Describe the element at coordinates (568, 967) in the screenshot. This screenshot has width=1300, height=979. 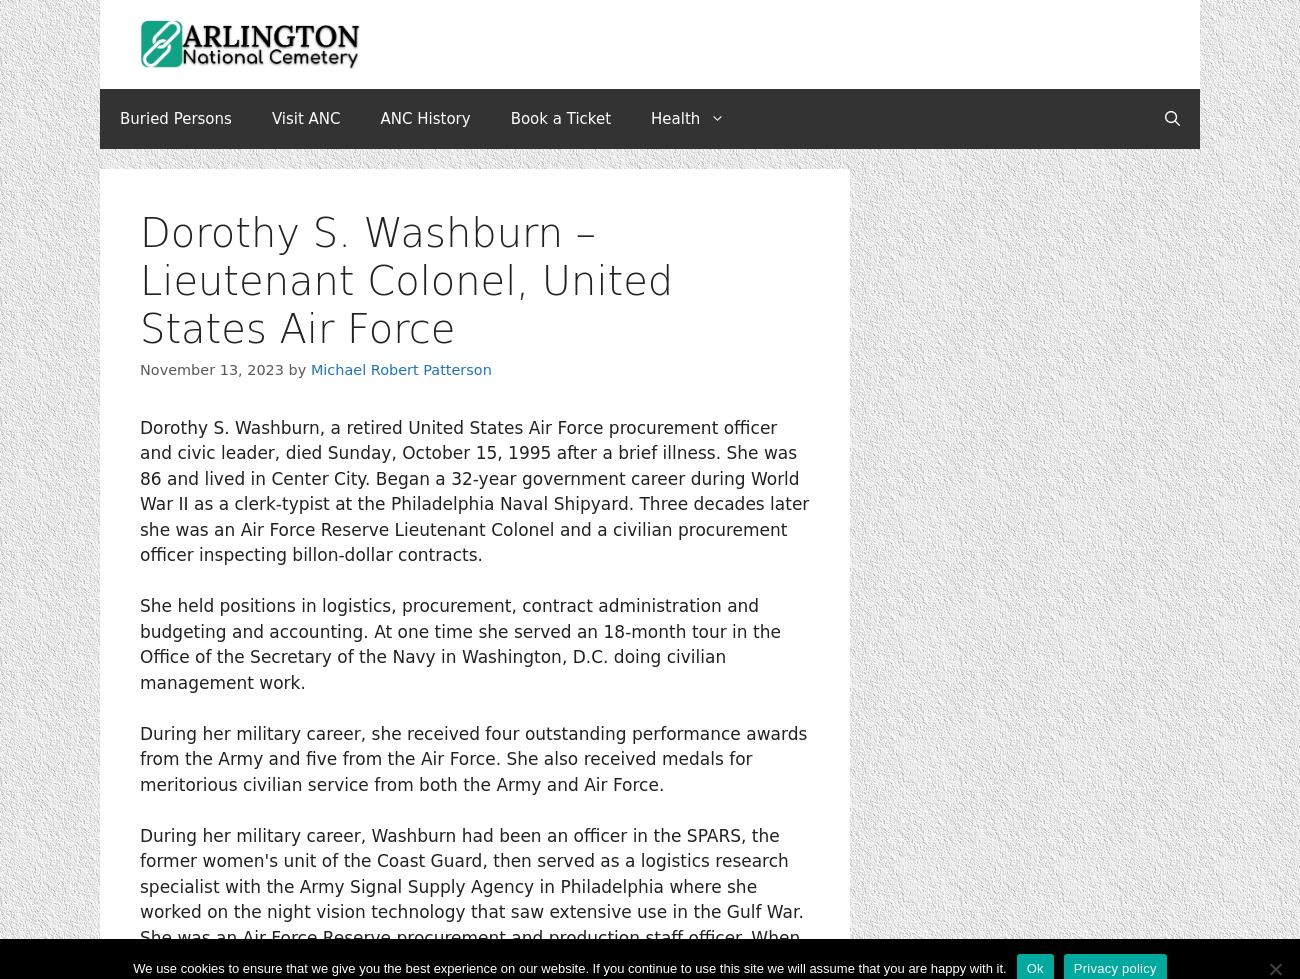
I see `'We use cookies to ensure that we give you the best experience on our website. If you continue to use this site we will assume that you are happy with it.'` at that location.